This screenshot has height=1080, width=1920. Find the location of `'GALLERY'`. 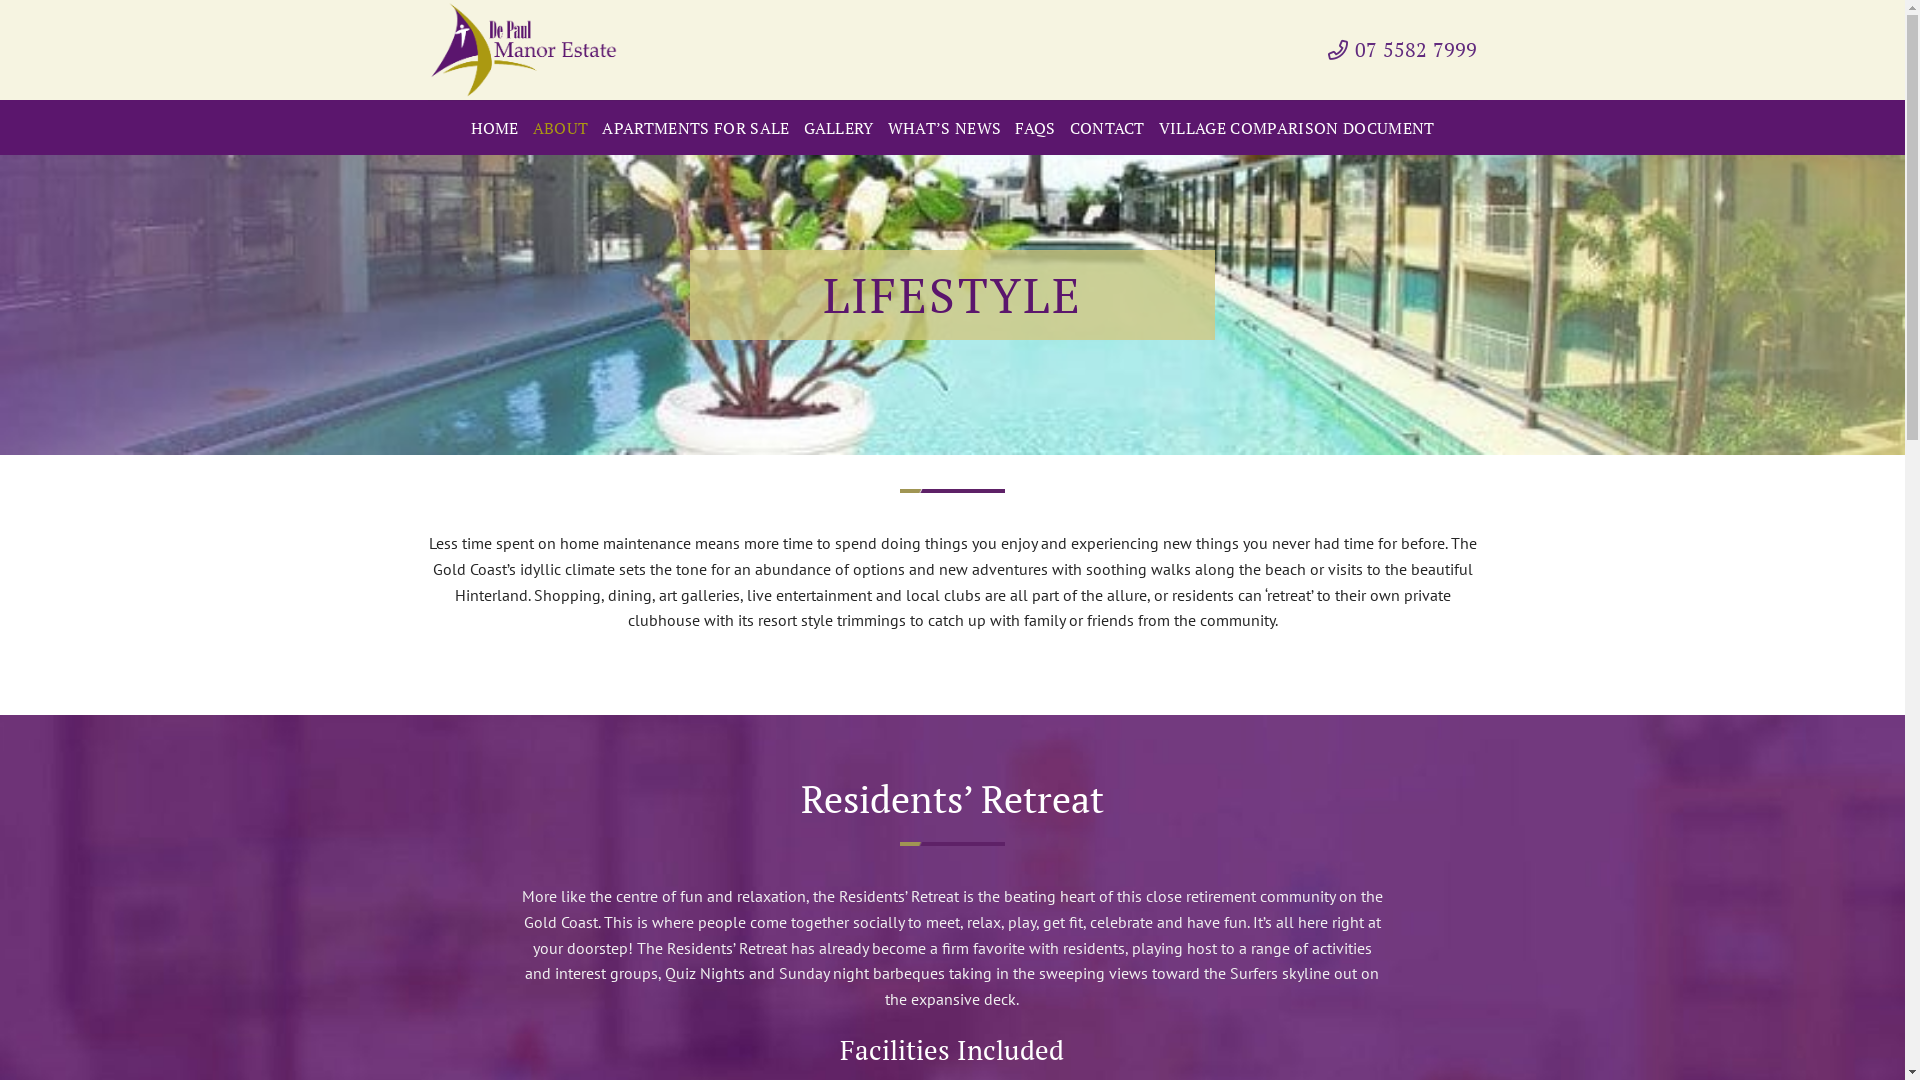

'GALLERY' is located at coordinates (839, 127).